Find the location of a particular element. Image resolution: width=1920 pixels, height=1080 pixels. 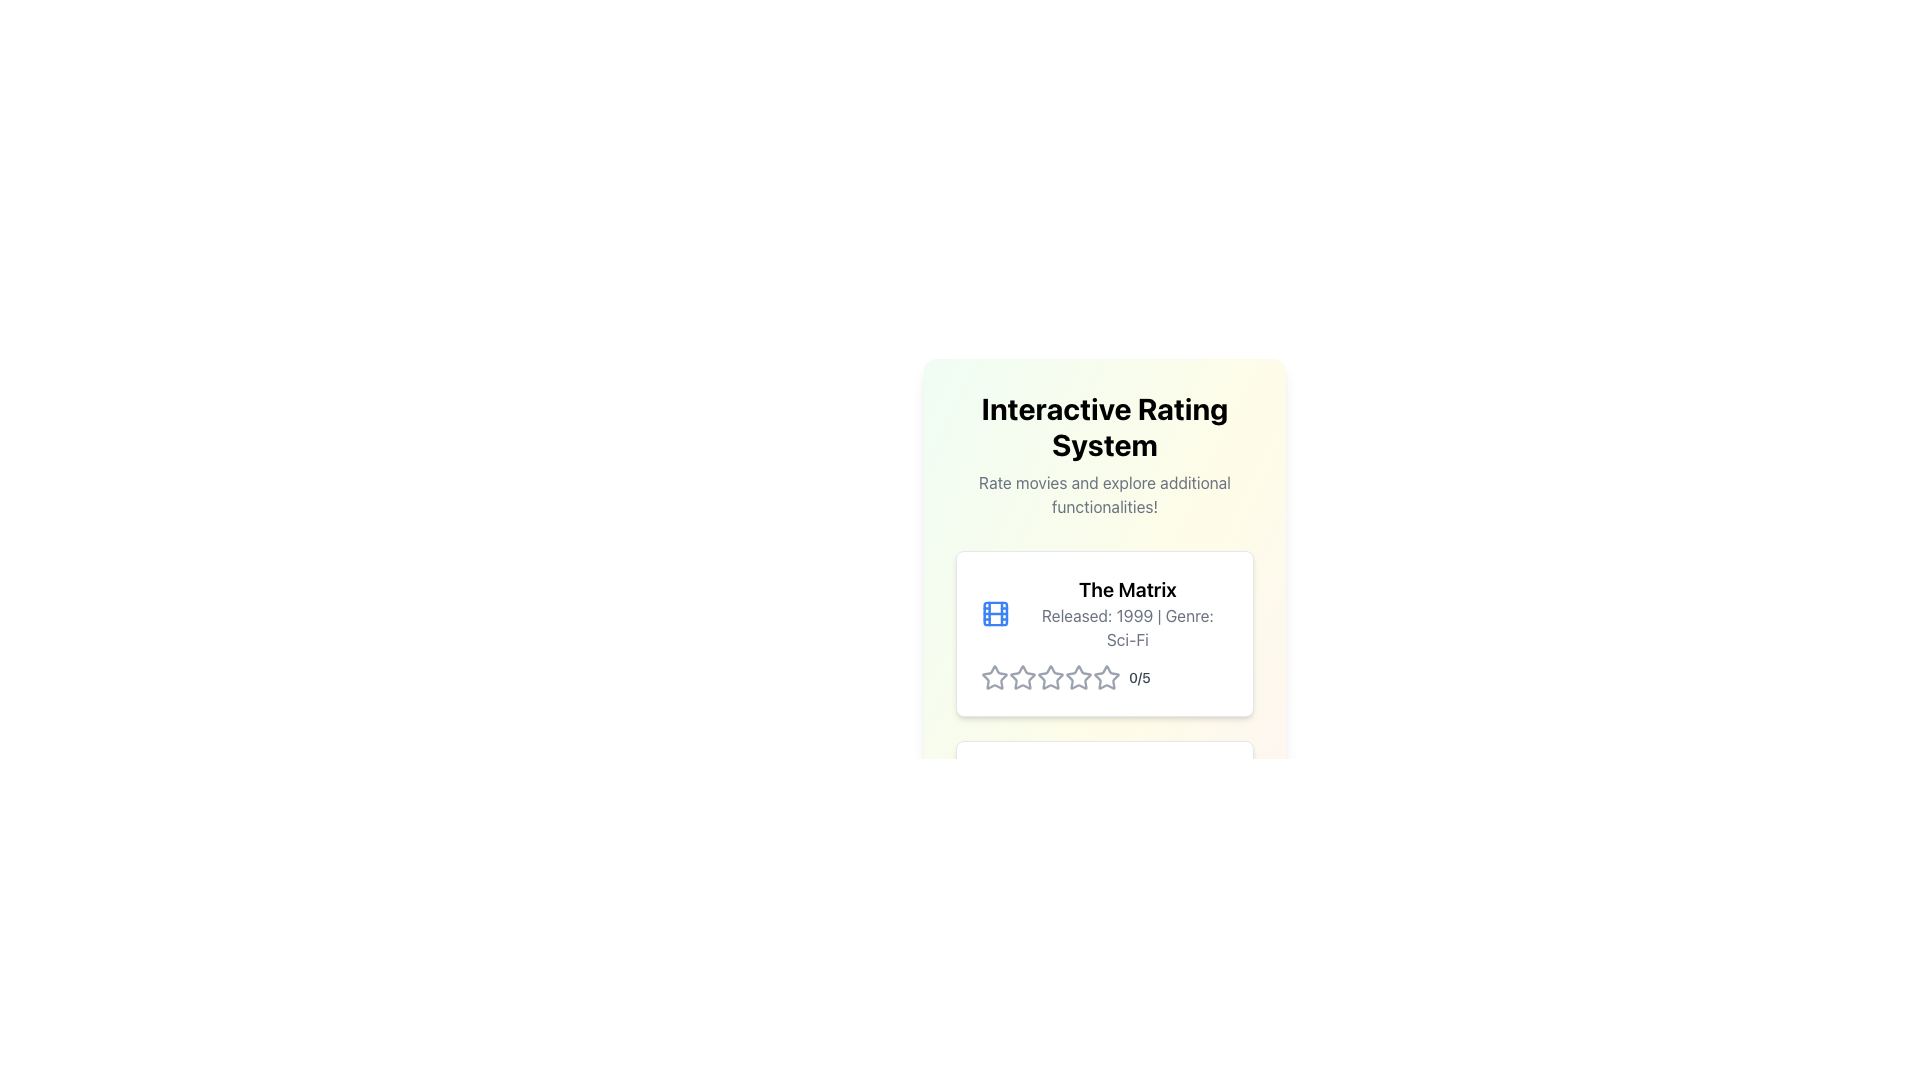

the fourth star-shaped SVG icon in the rating row below the movie title 'The Matrix' to rate the movie with 4 stars is located at coordinates (1106, 676).